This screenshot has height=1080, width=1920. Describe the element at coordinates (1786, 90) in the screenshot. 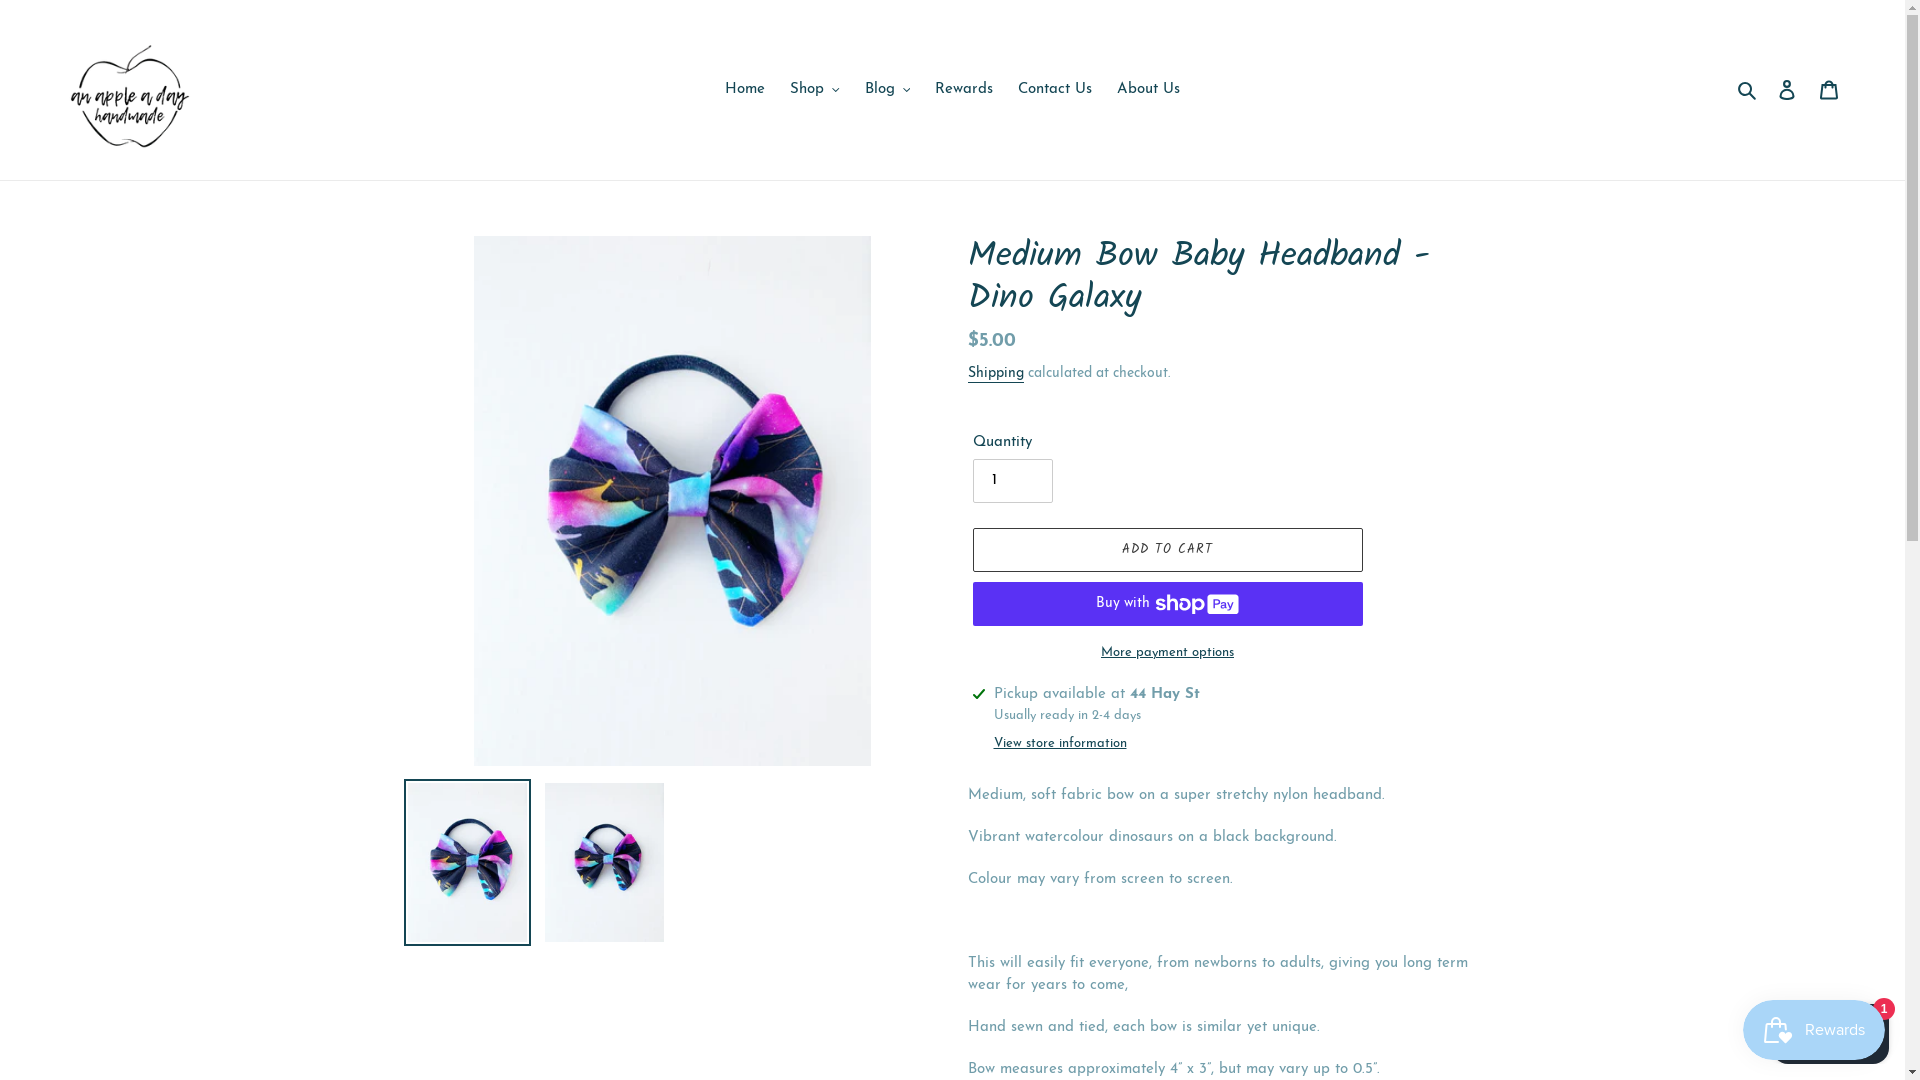

I see `'Log in'` at that location.